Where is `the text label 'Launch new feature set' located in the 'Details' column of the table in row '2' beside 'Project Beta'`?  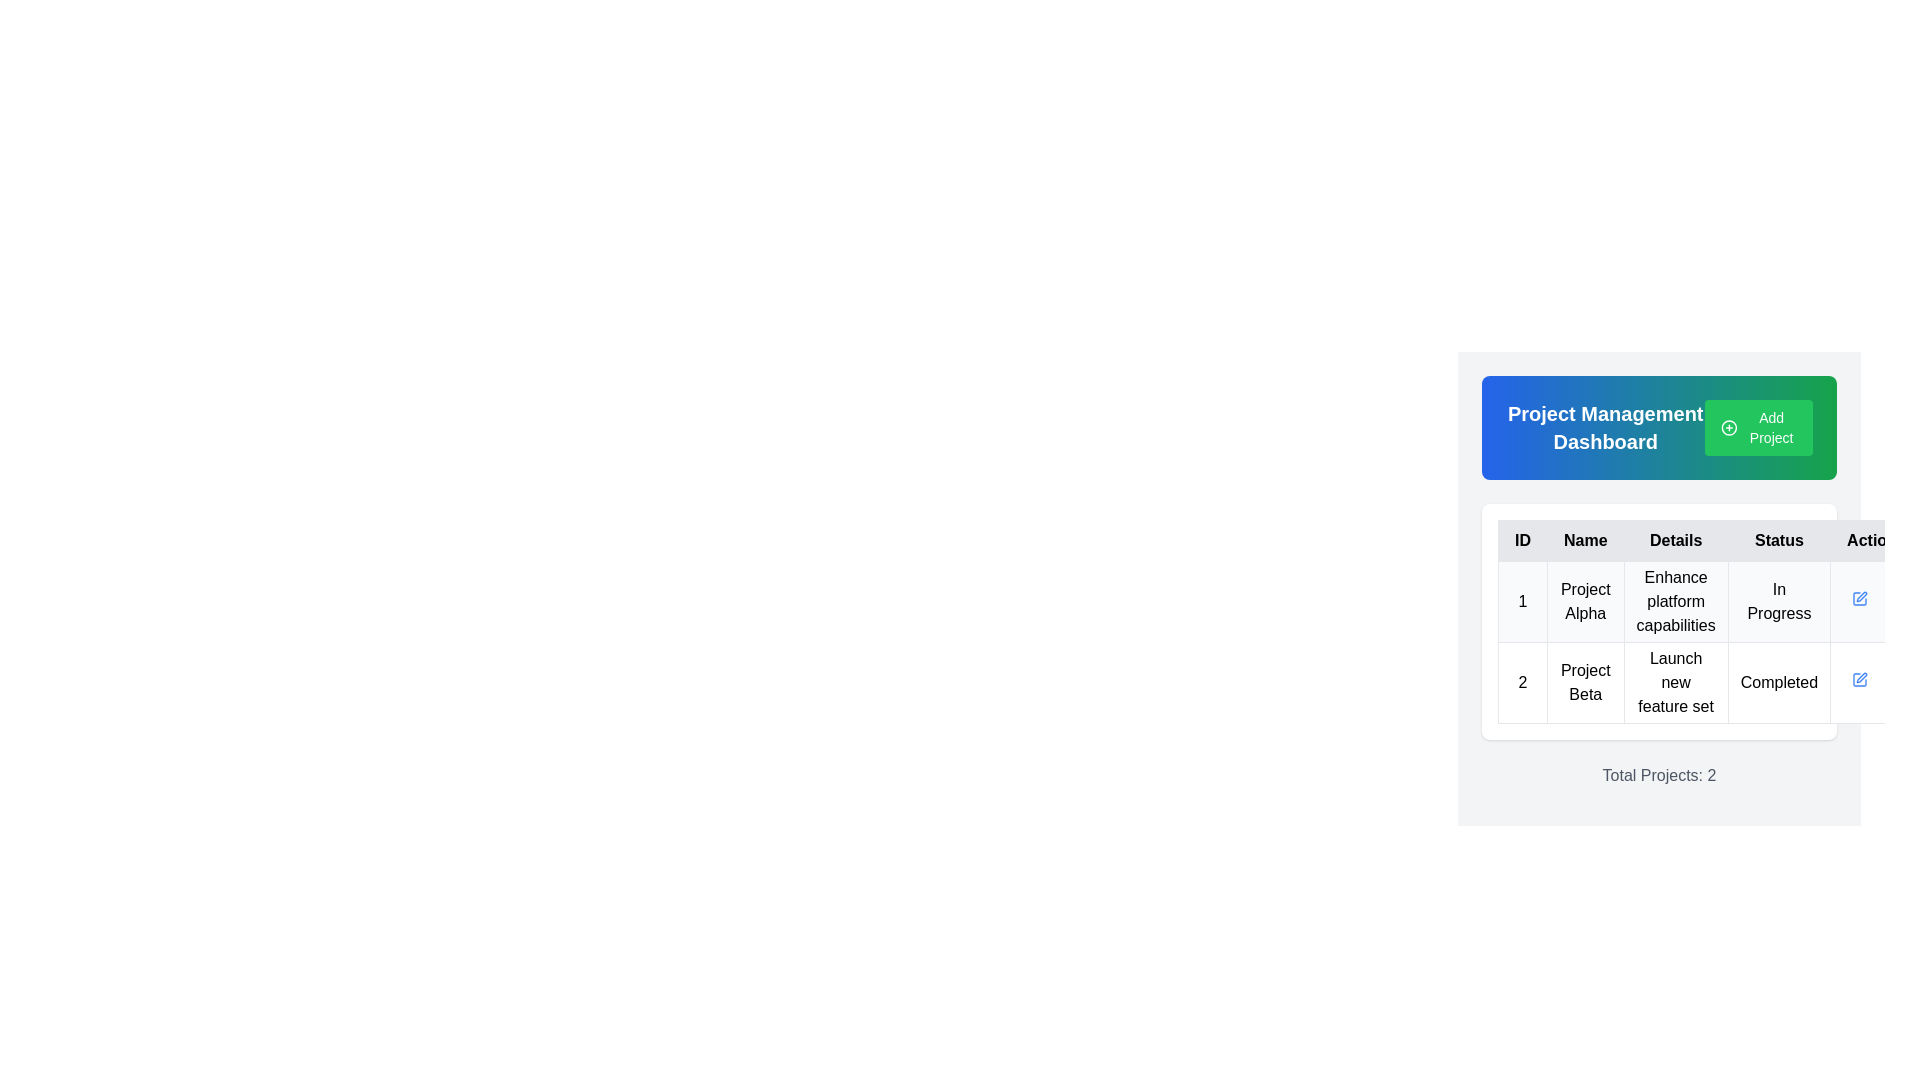
the text label 'Launch new feature set' located in the 'Details' column of the table in row '2' beside 'Project Beta' is located at coordinates (1676, 681).